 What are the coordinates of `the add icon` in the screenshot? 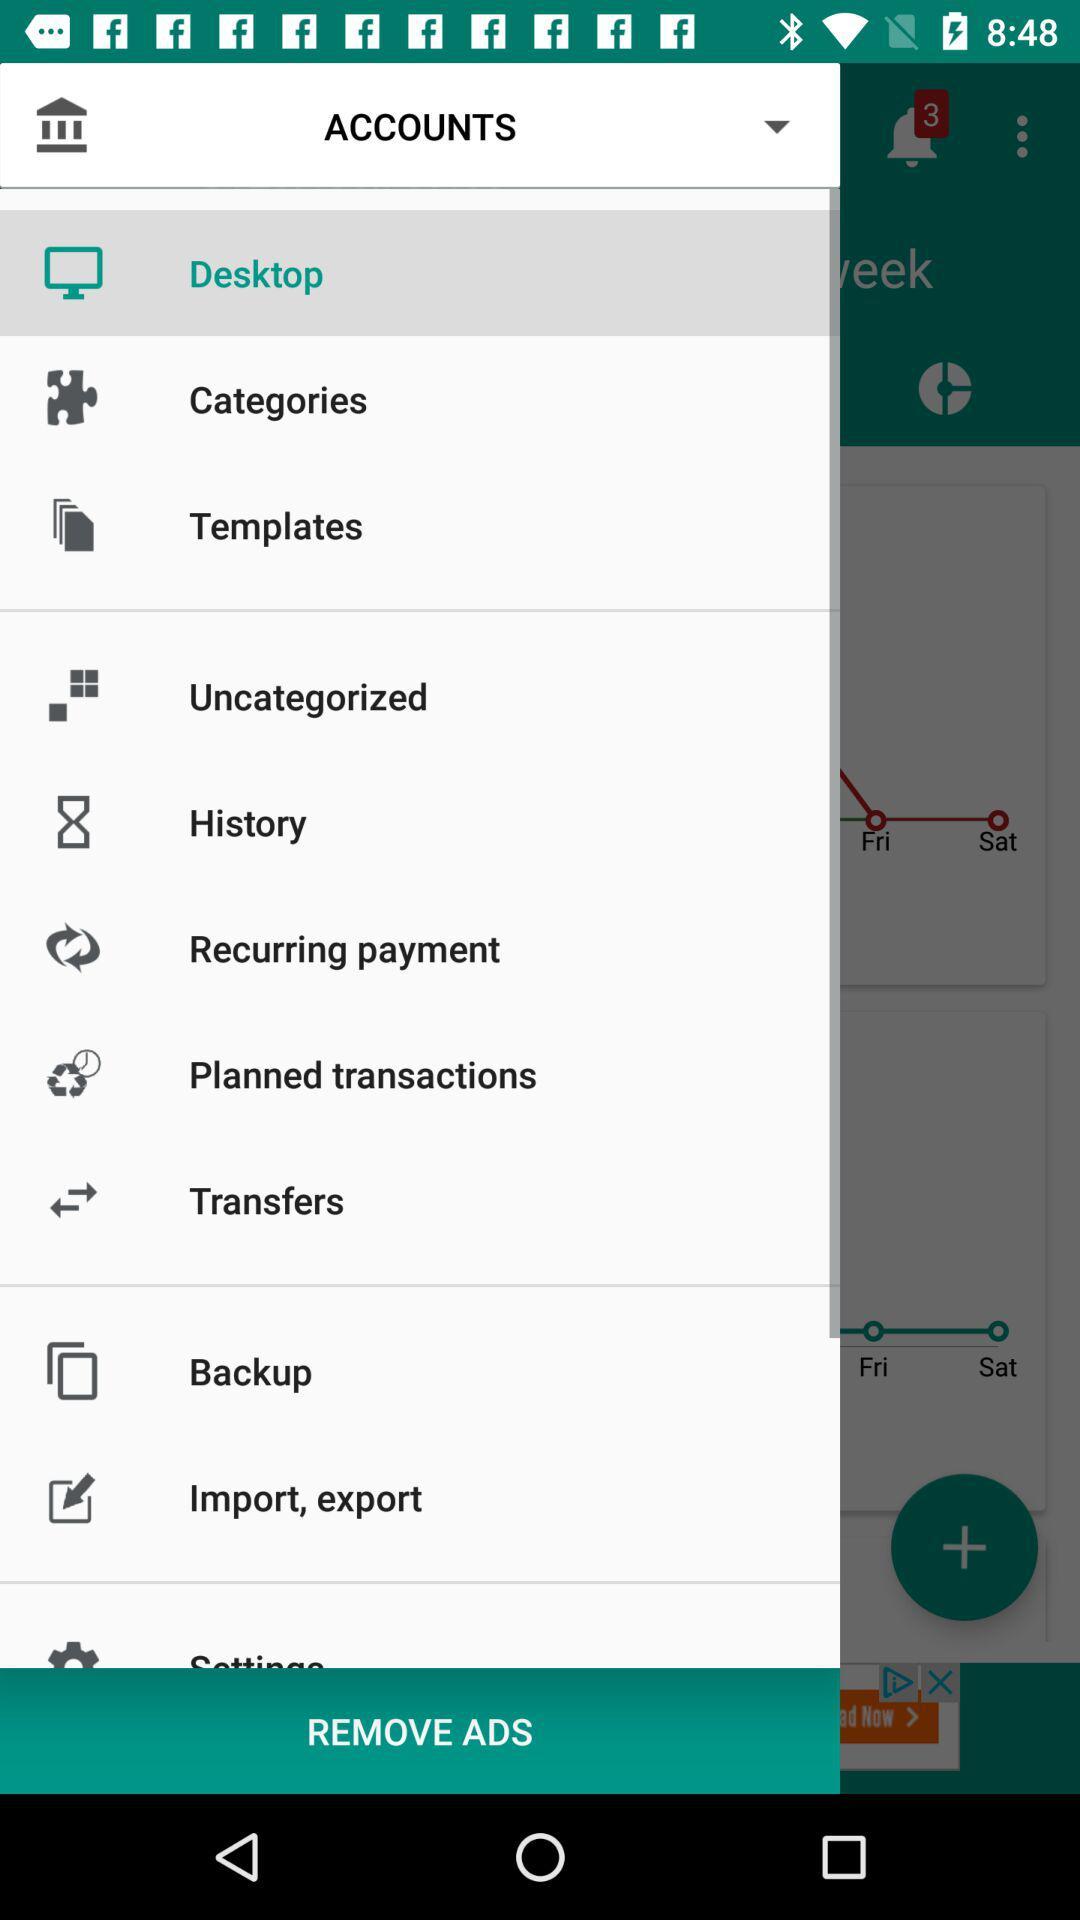 It's located at (963, 1546).